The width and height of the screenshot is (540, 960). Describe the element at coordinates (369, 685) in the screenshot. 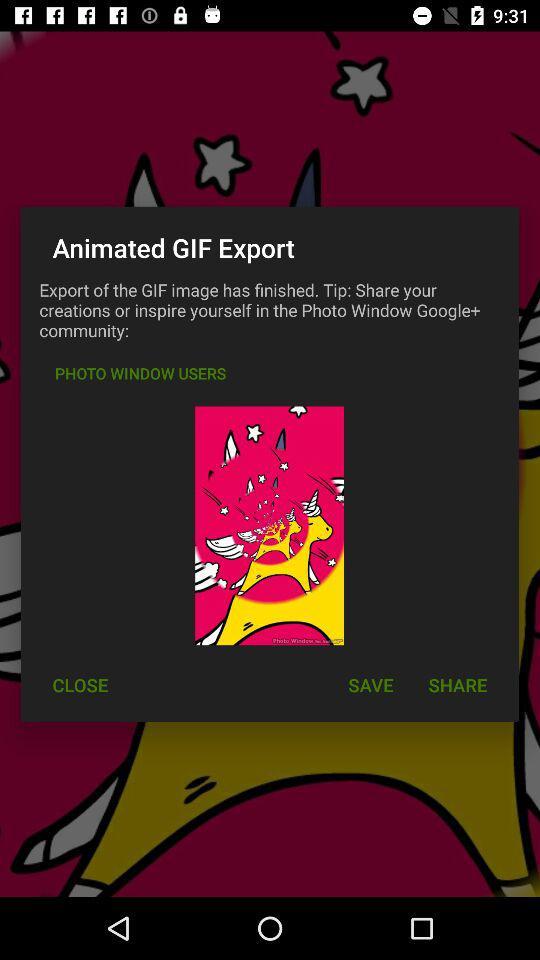

I see `icon to the left of share` at that location.